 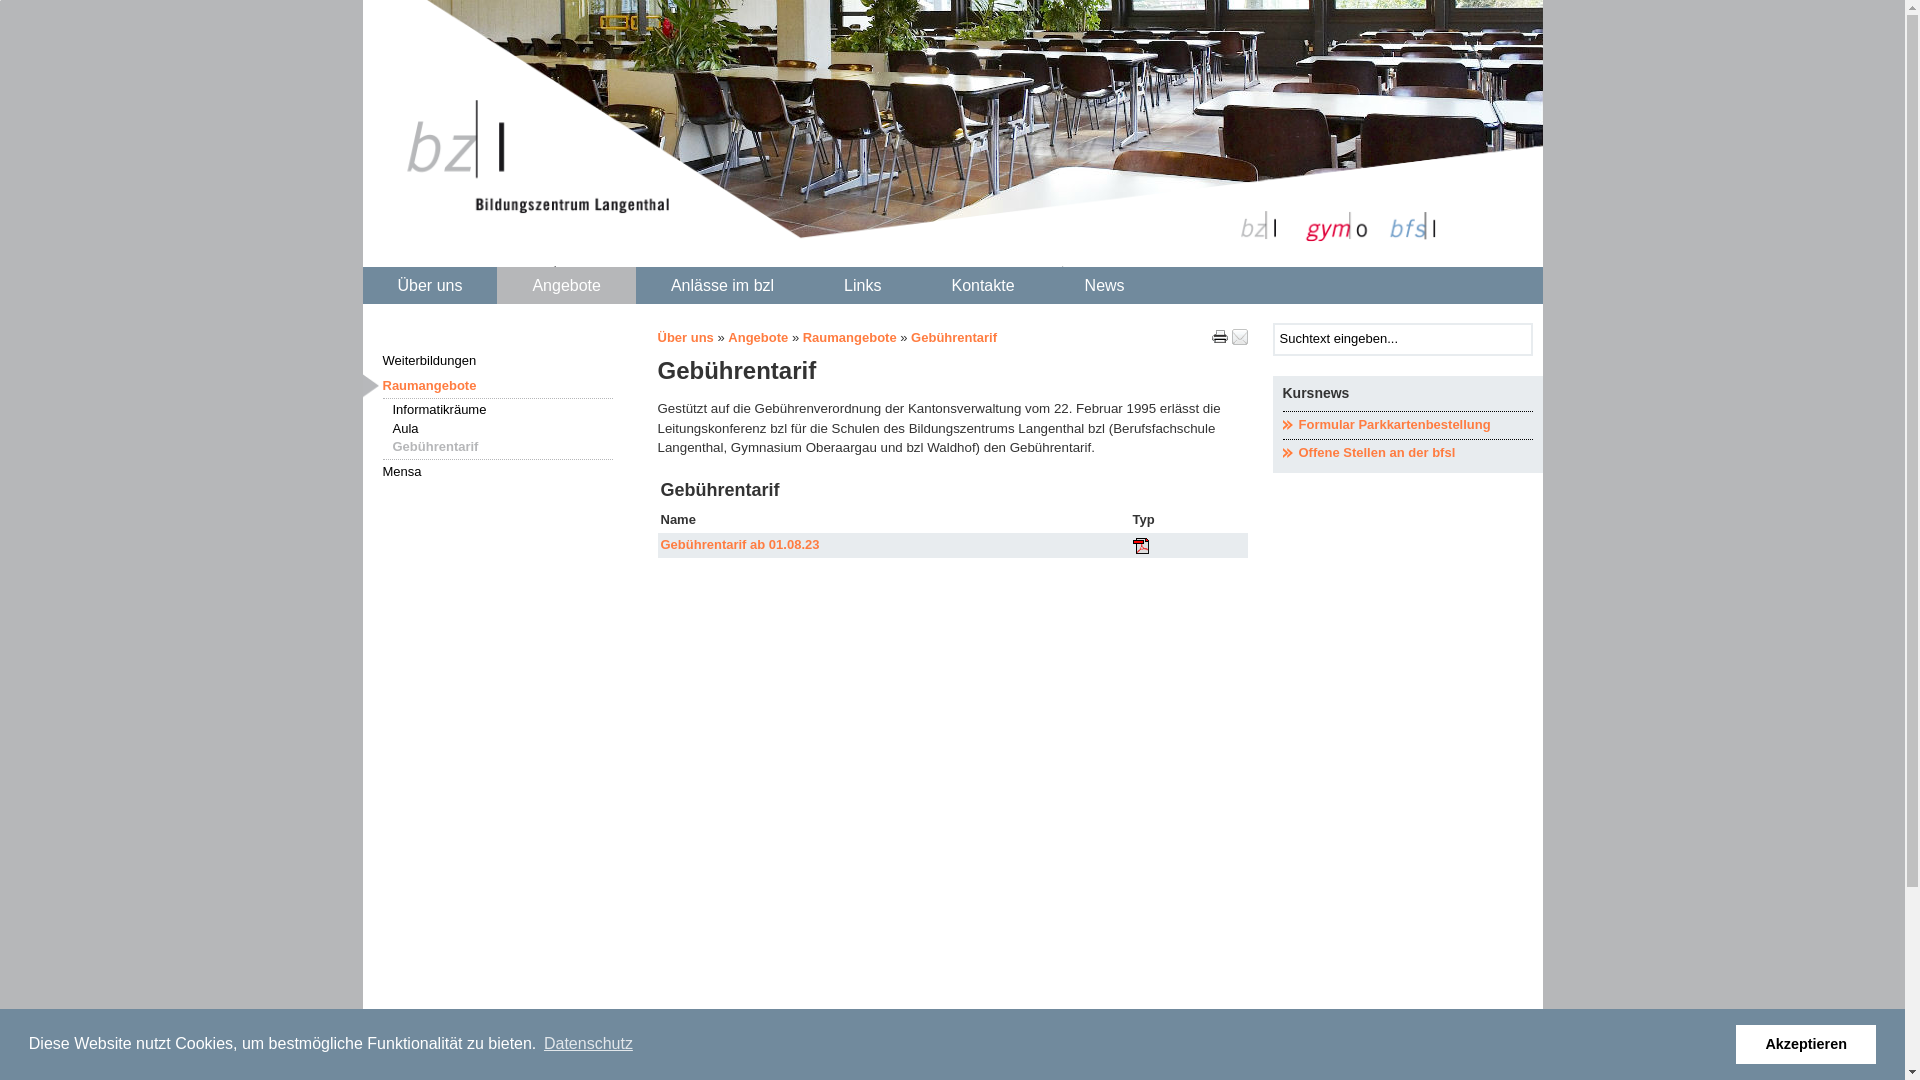 What do you see at coordinates (497, 361) in the screenshot?
I see `'Weiterbildungen'` at bounding box center [497, 361].